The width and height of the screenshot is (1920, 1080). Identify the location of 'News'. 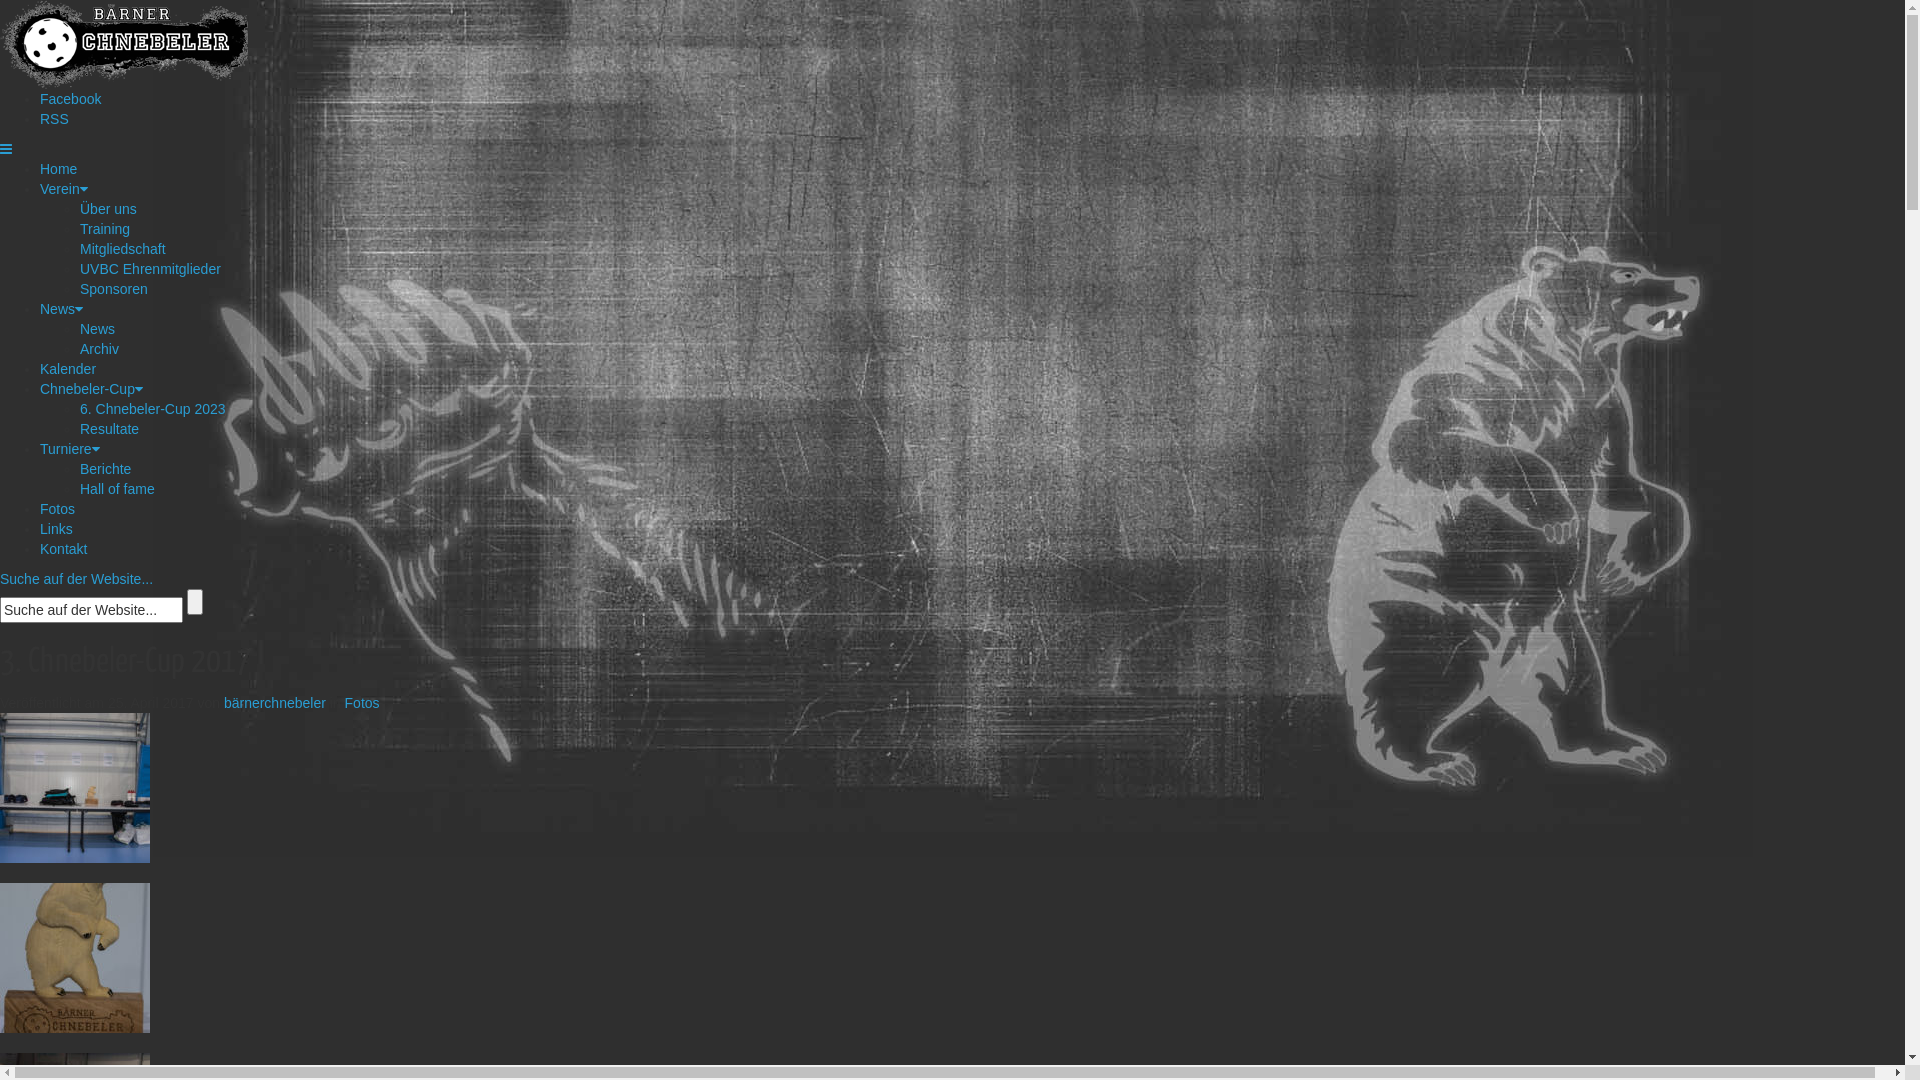
(96, 327).